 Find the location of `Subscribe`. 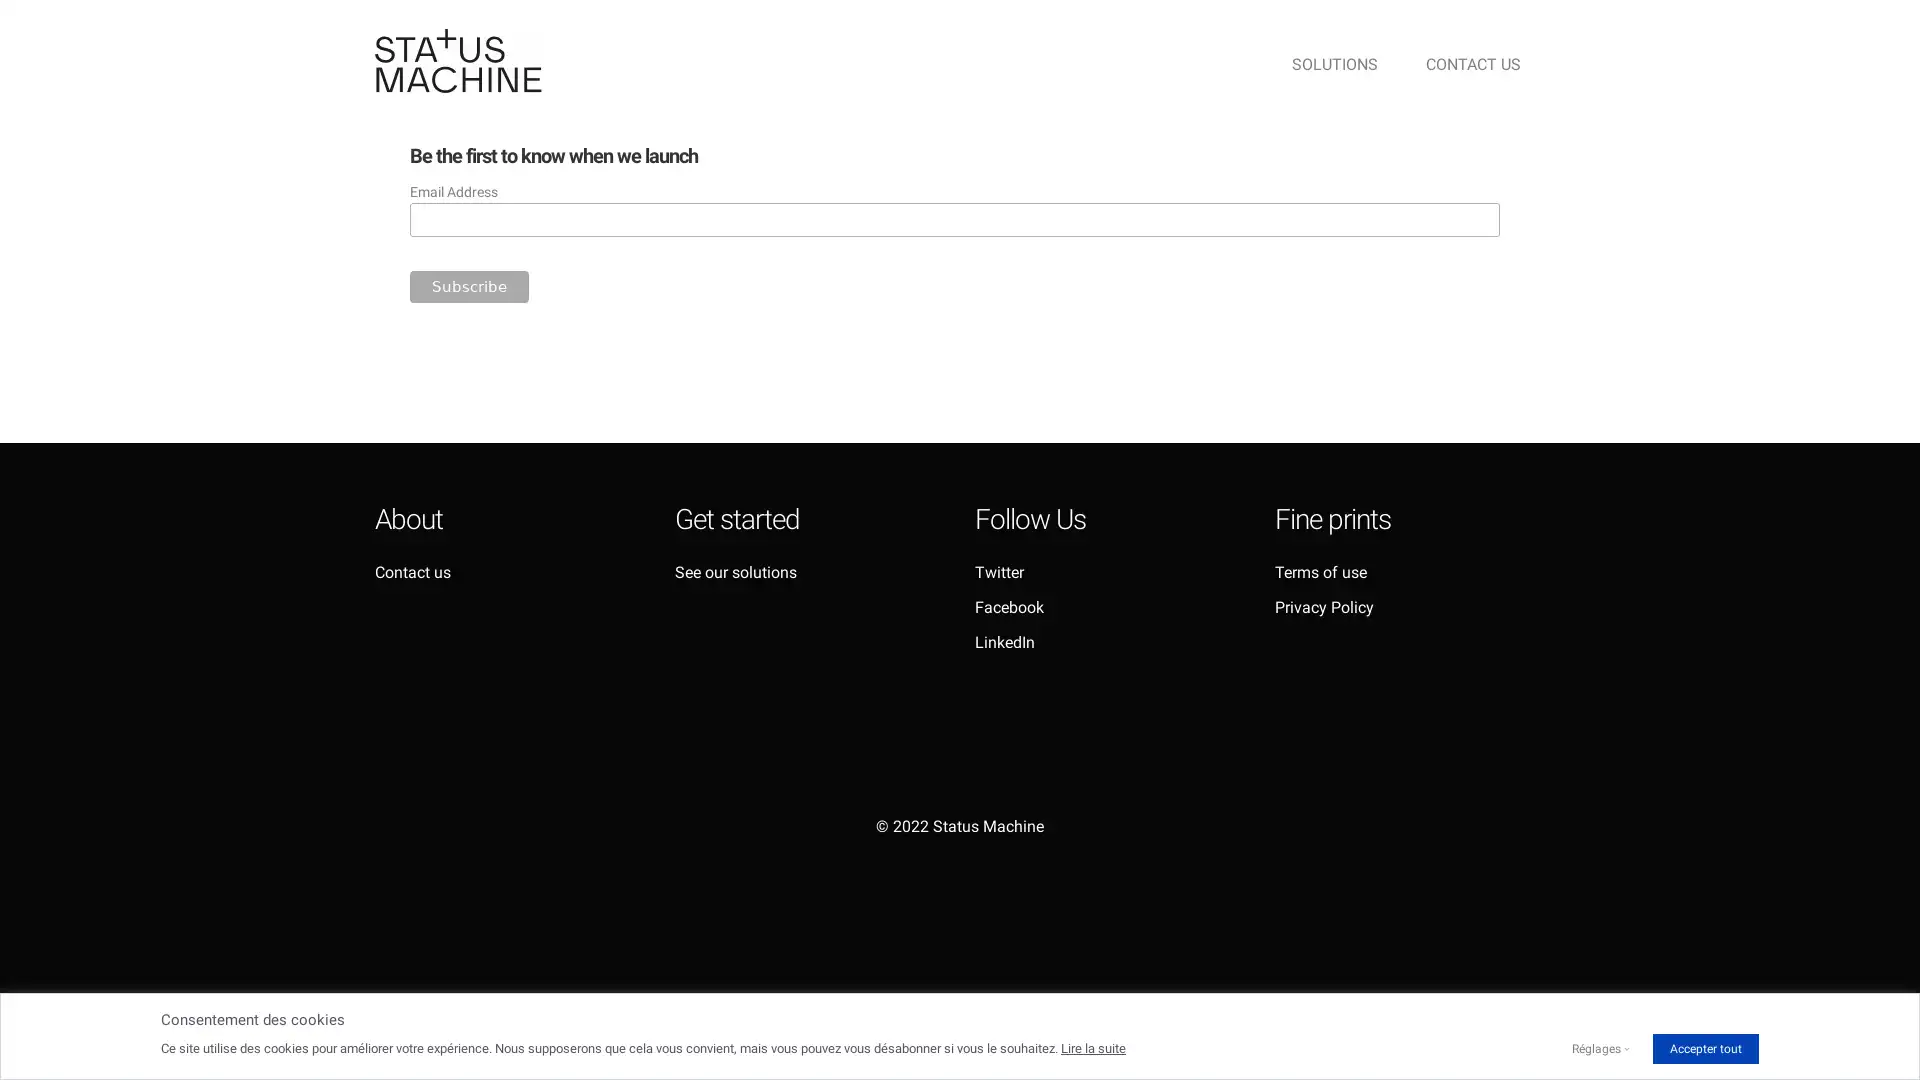

Subscribe is located at coordinates (468, 285).